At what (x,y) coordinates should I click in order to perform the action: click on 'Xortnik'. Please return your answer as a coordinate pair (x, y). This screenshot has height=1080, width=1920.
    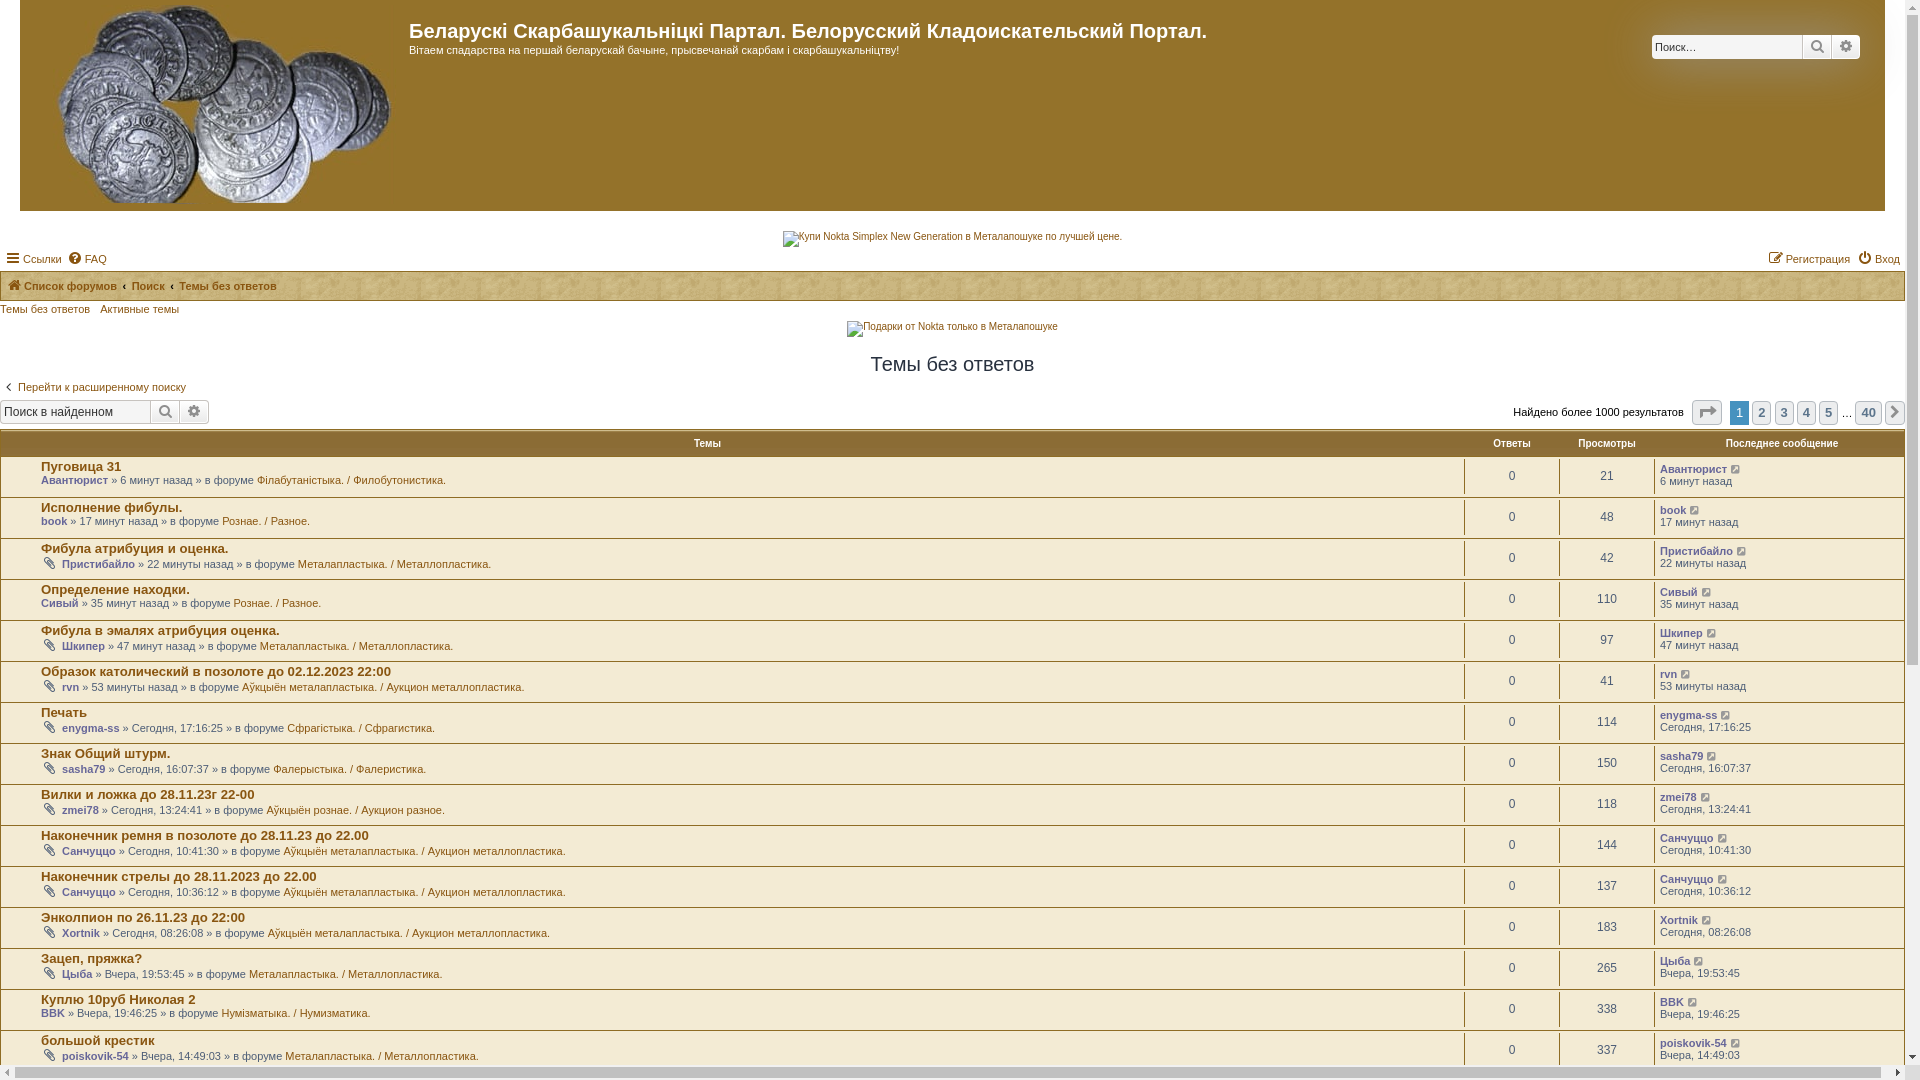
    Looking at the image, I should click on (1679, 920).